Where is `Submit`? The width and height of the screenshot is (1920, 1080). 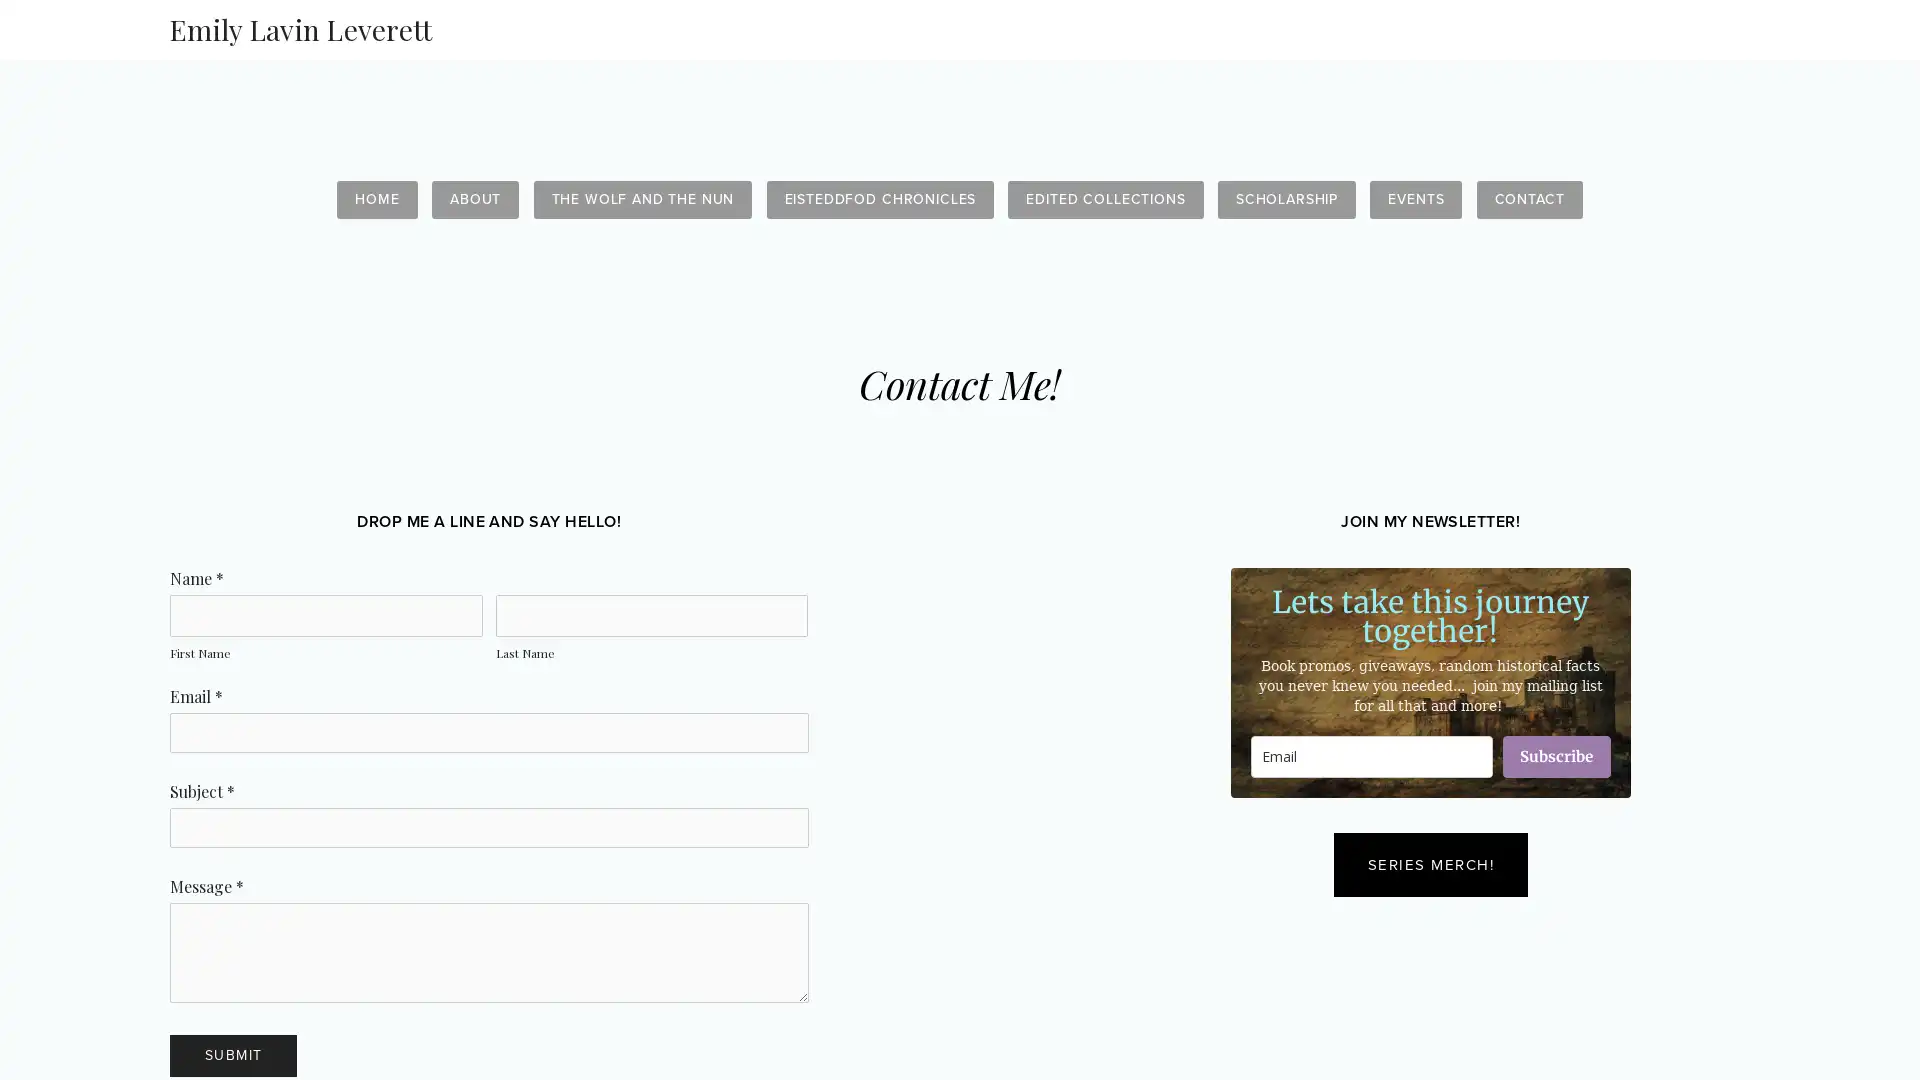
Submit is located at coordinates (233, 1055).